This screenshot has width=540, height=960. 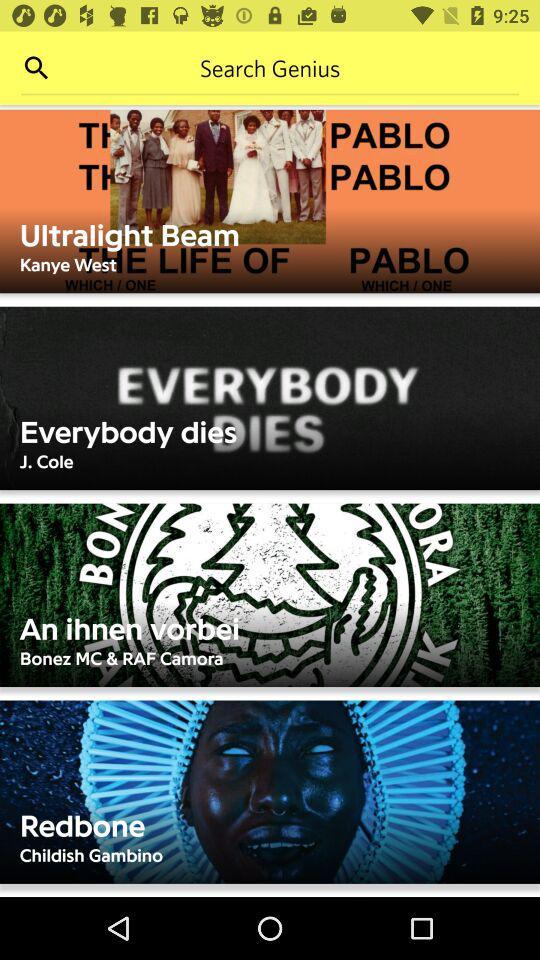 What do you see at coordinates (270, 68) in the screenshot?
I see `search genius engine text field` at bounding box center [270, 68].